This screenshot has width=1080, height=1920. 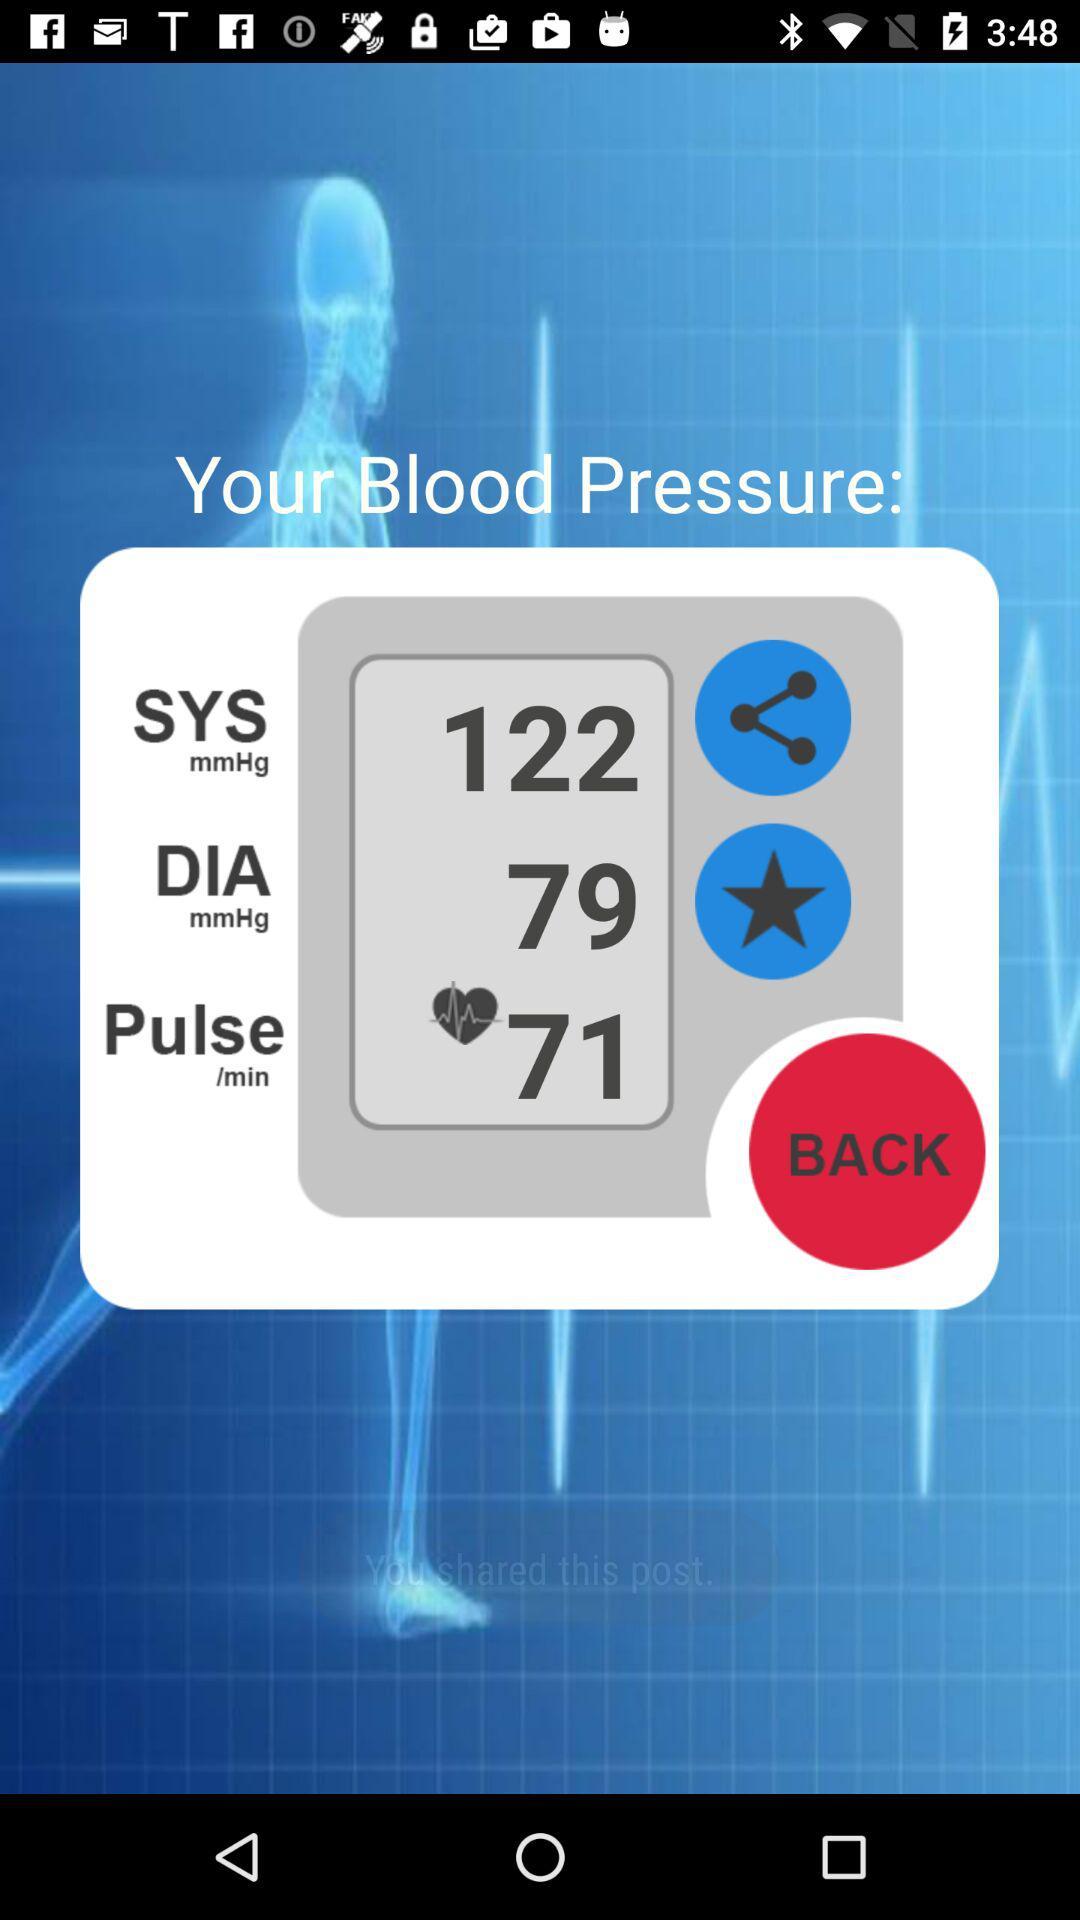 What do you see at coordinates (772, 718) in the screenshot?
I see `share` at bounding box center [772, 718].